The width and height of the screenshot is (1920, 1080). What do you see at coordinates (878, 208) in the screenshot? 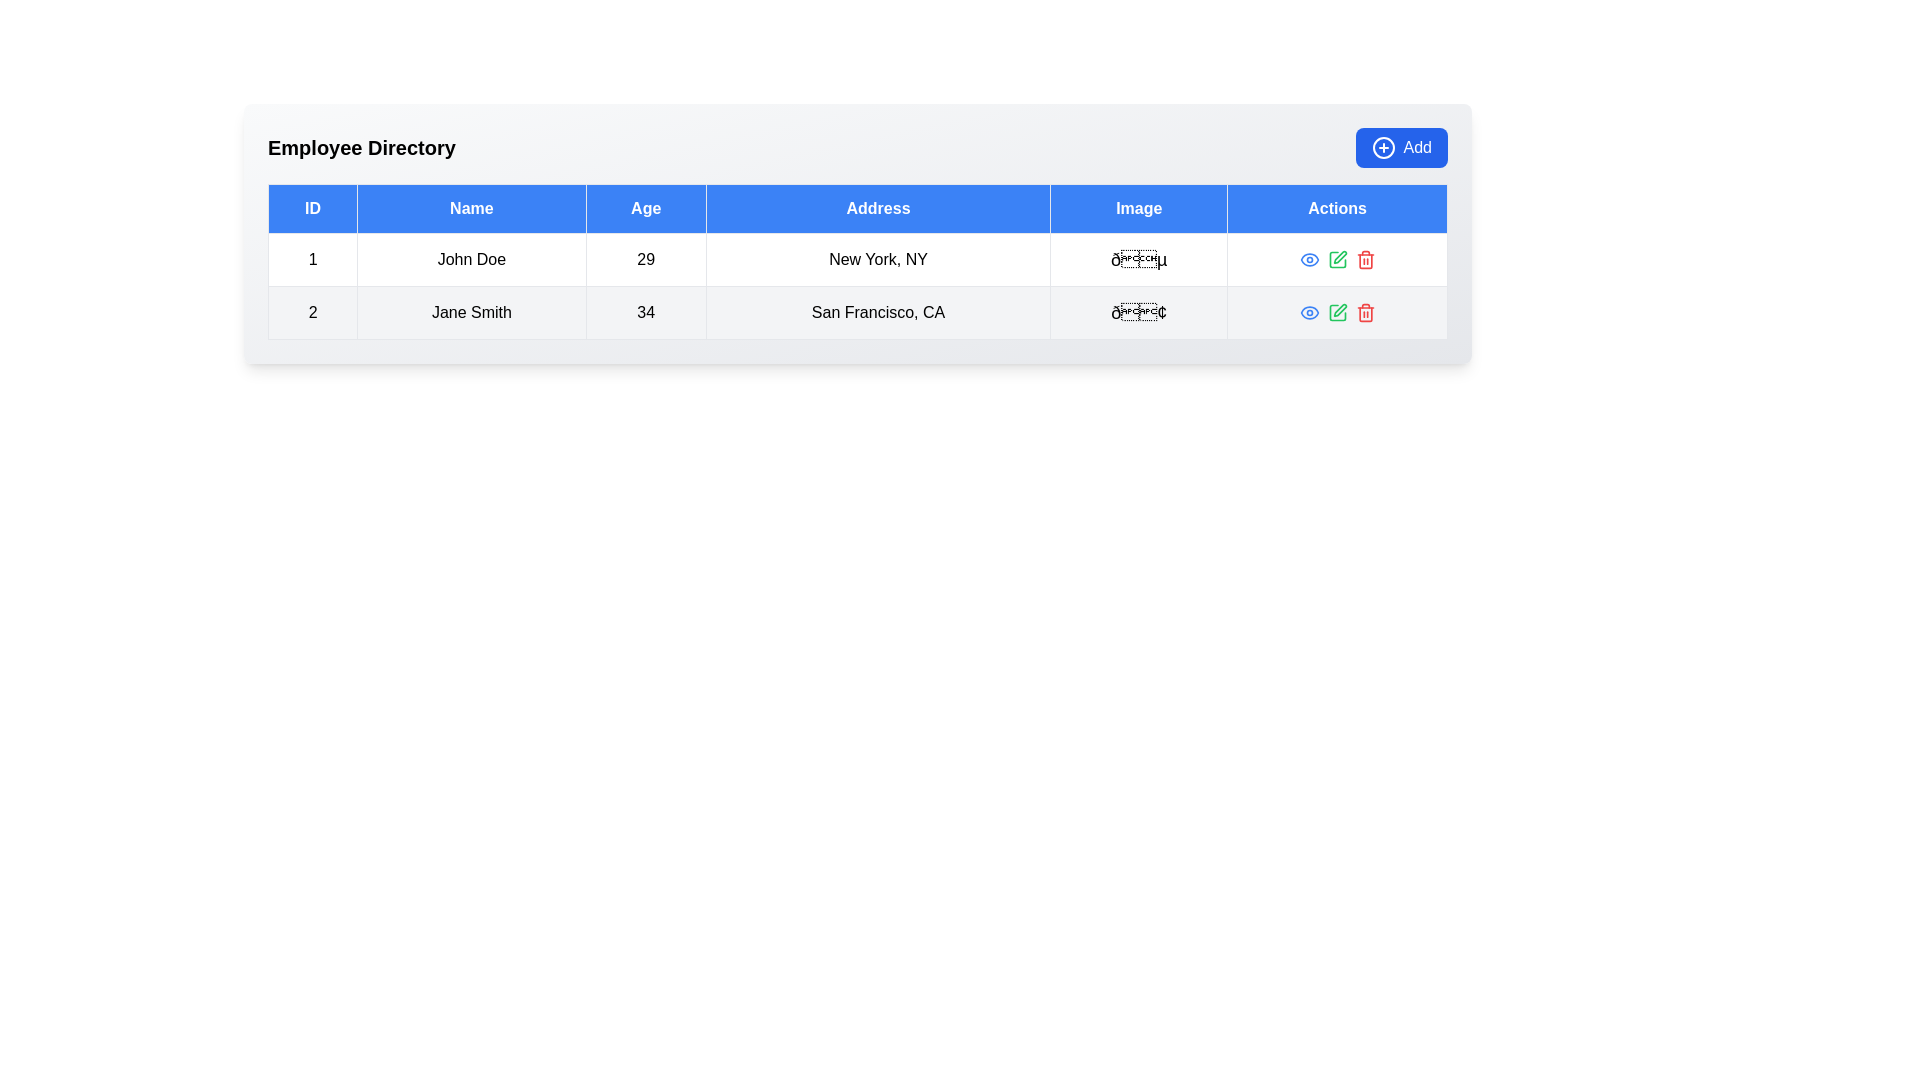
I see `the 'Address' table header cell with a blue background to sort the column` at bounding box center [878, 208].